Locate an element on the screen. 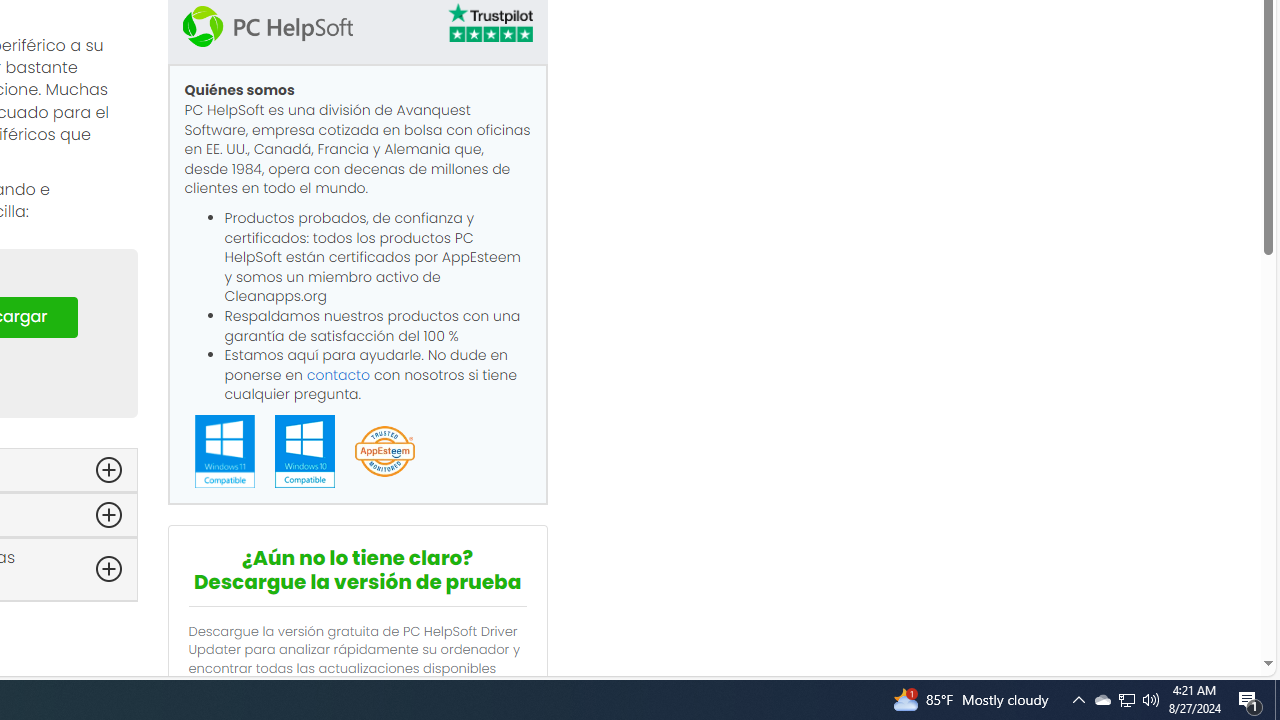  'contacto' is located at coordinates (338, 374).